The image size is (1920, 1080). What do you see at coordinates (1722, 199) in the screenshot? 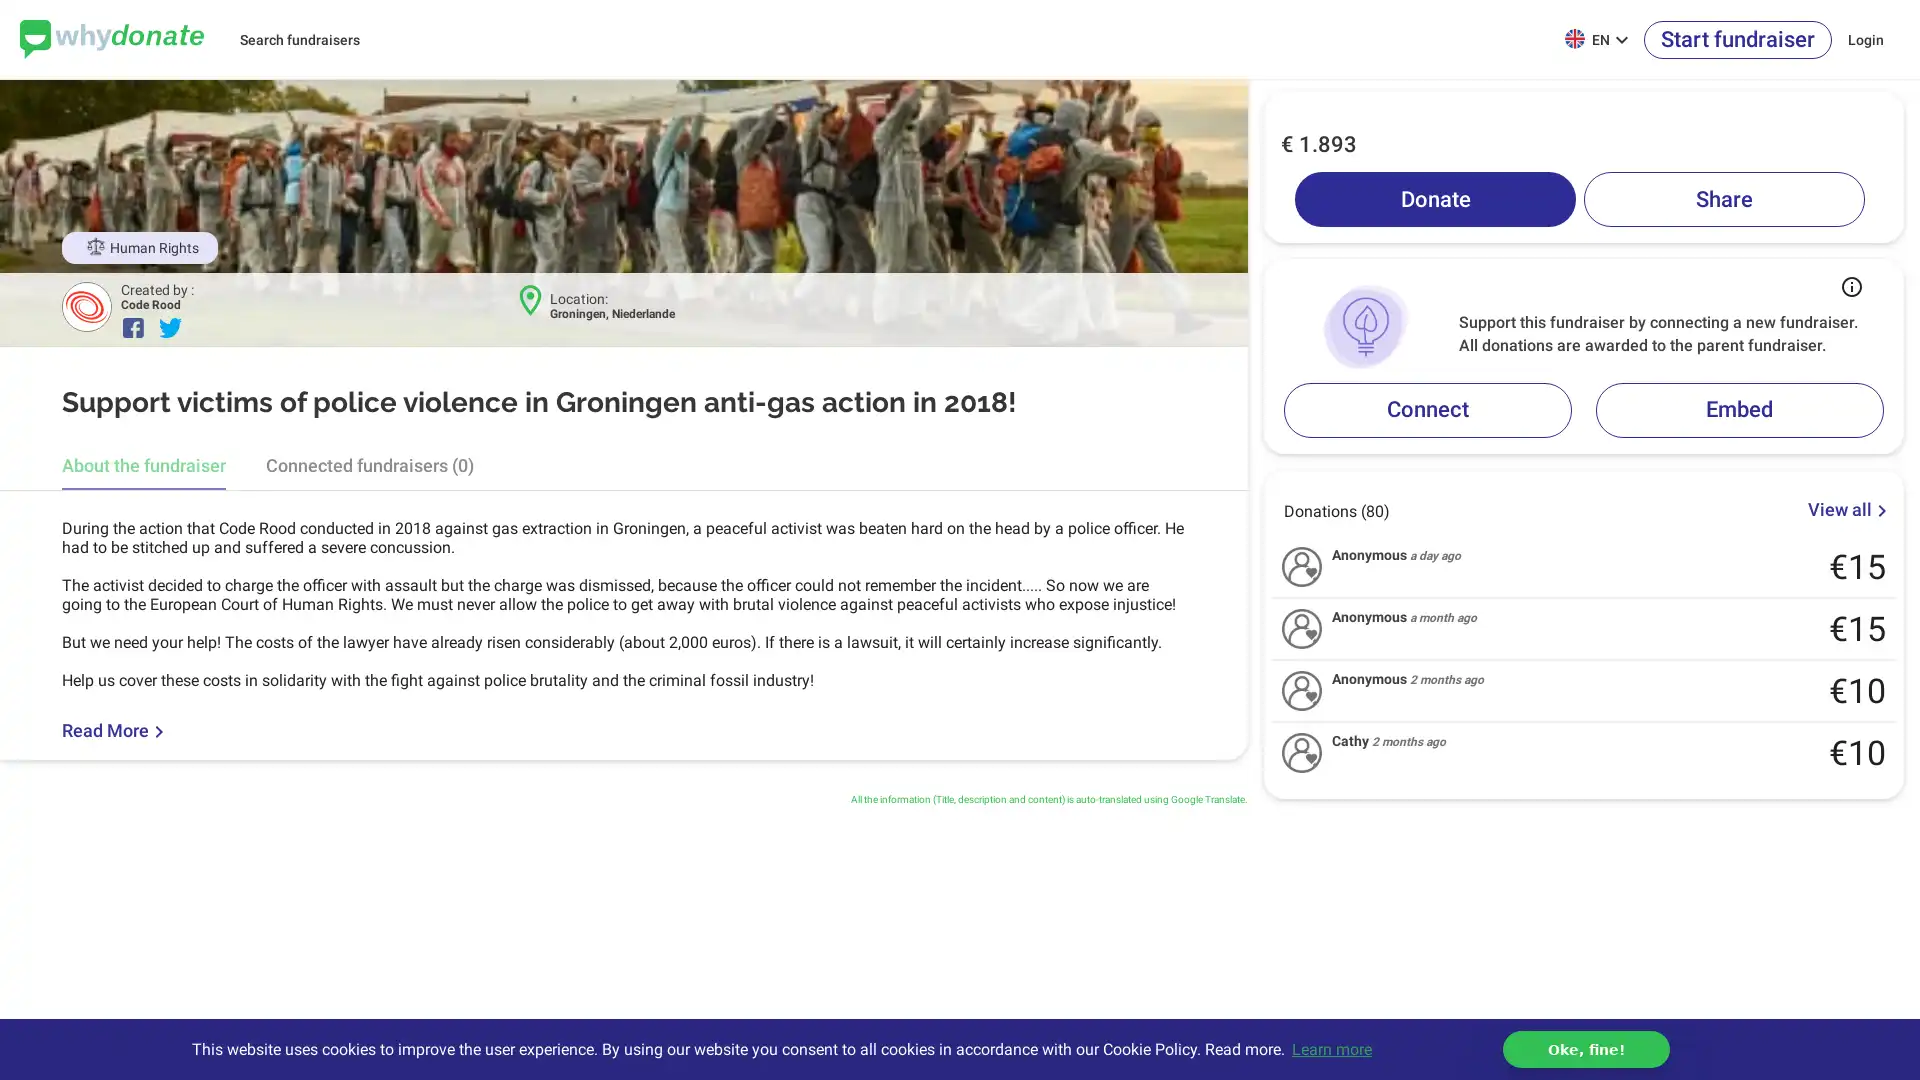
I see `Share` at bounding box center [1722, 199].